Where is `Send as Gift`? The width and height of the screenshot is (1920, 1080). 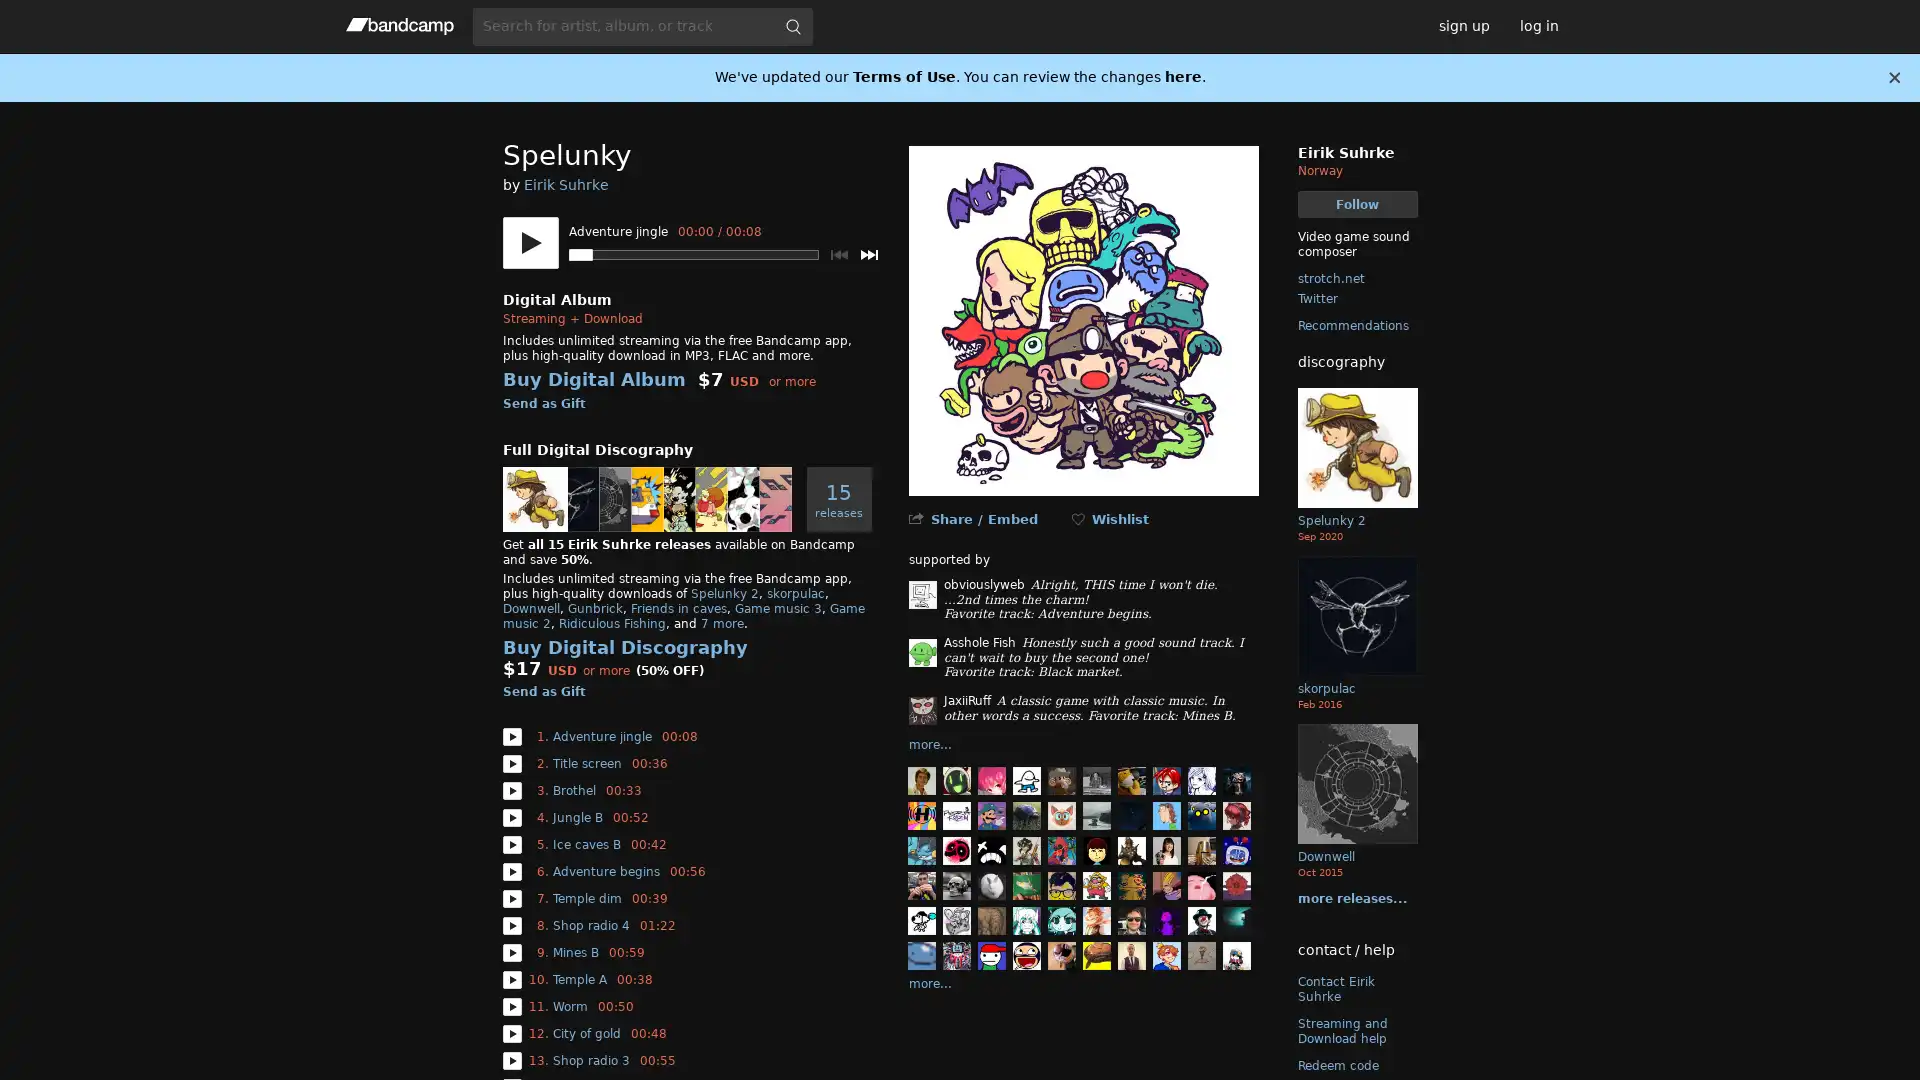 Send as Gift is located at coordinates (543, 405).